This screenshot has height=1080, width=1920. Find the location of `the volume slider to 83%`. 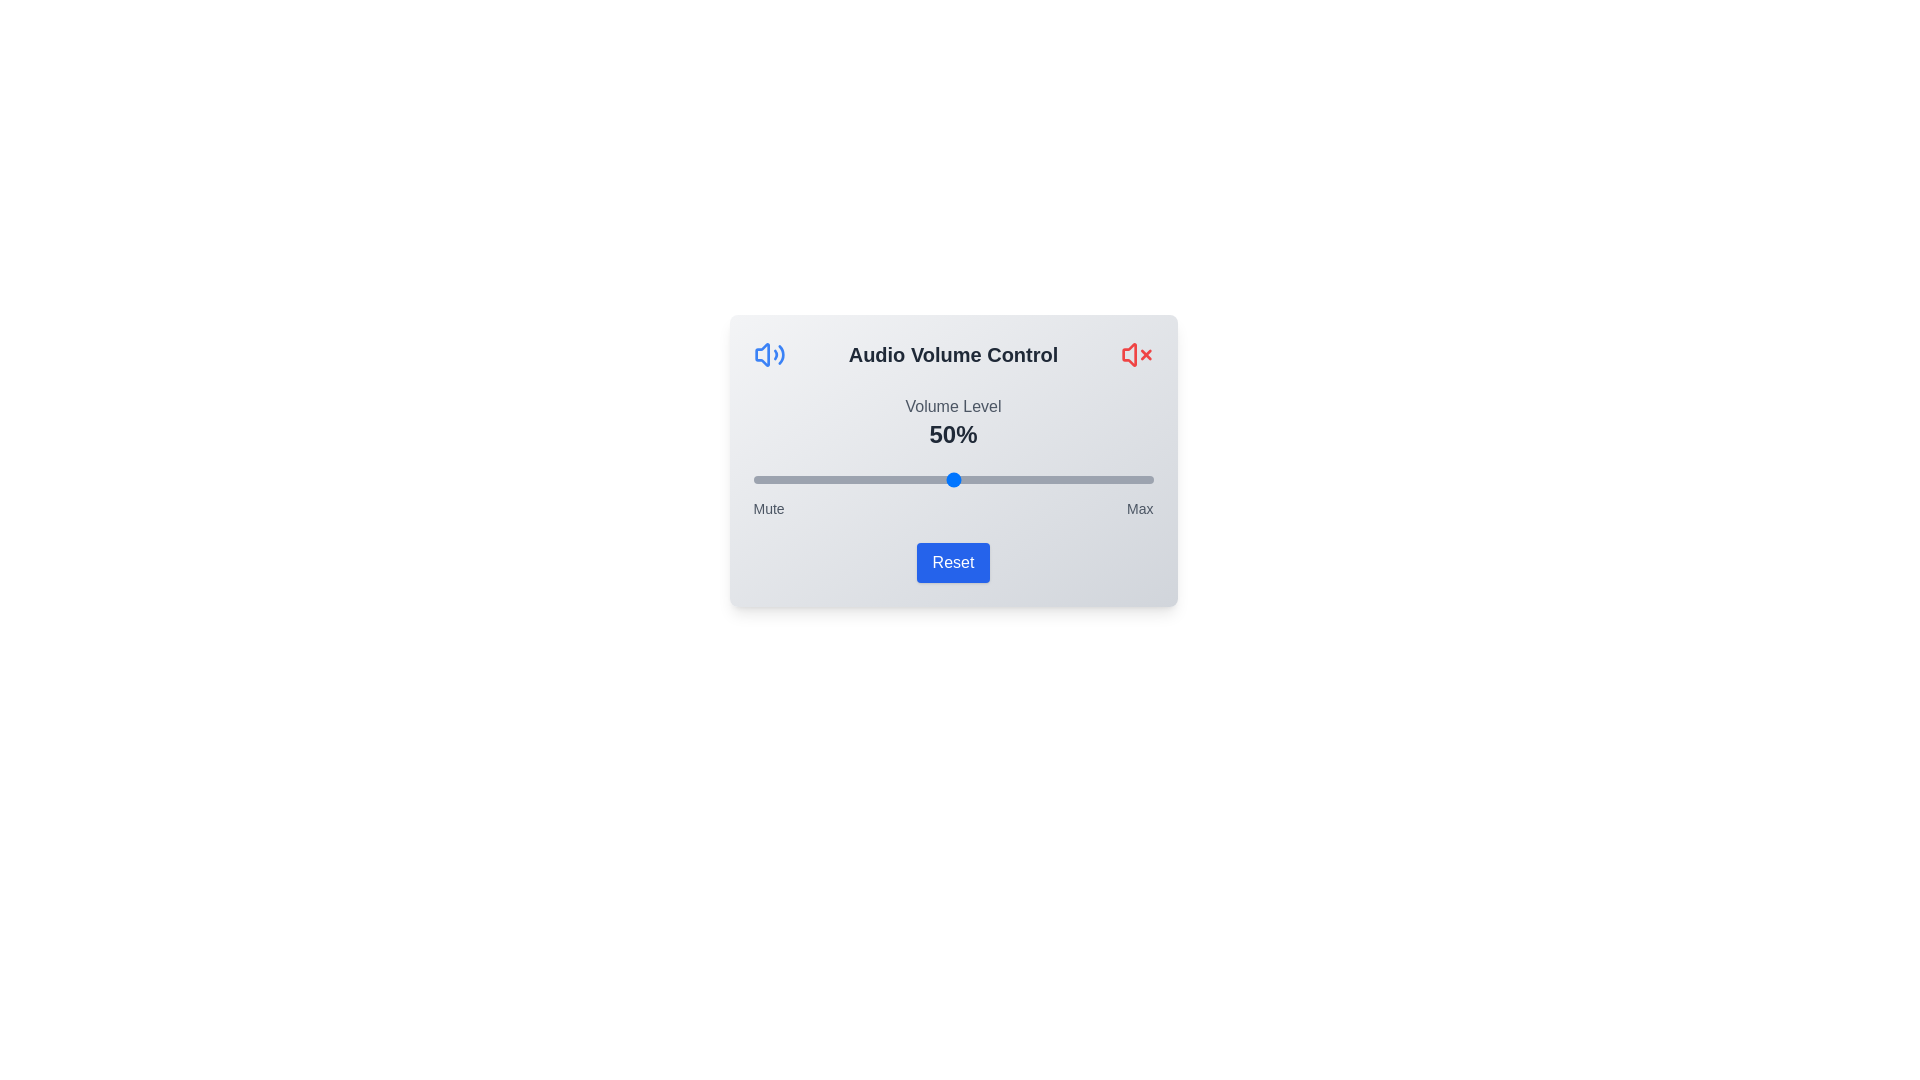

the volume slider to 83% is located at coordinates (1084, 479).